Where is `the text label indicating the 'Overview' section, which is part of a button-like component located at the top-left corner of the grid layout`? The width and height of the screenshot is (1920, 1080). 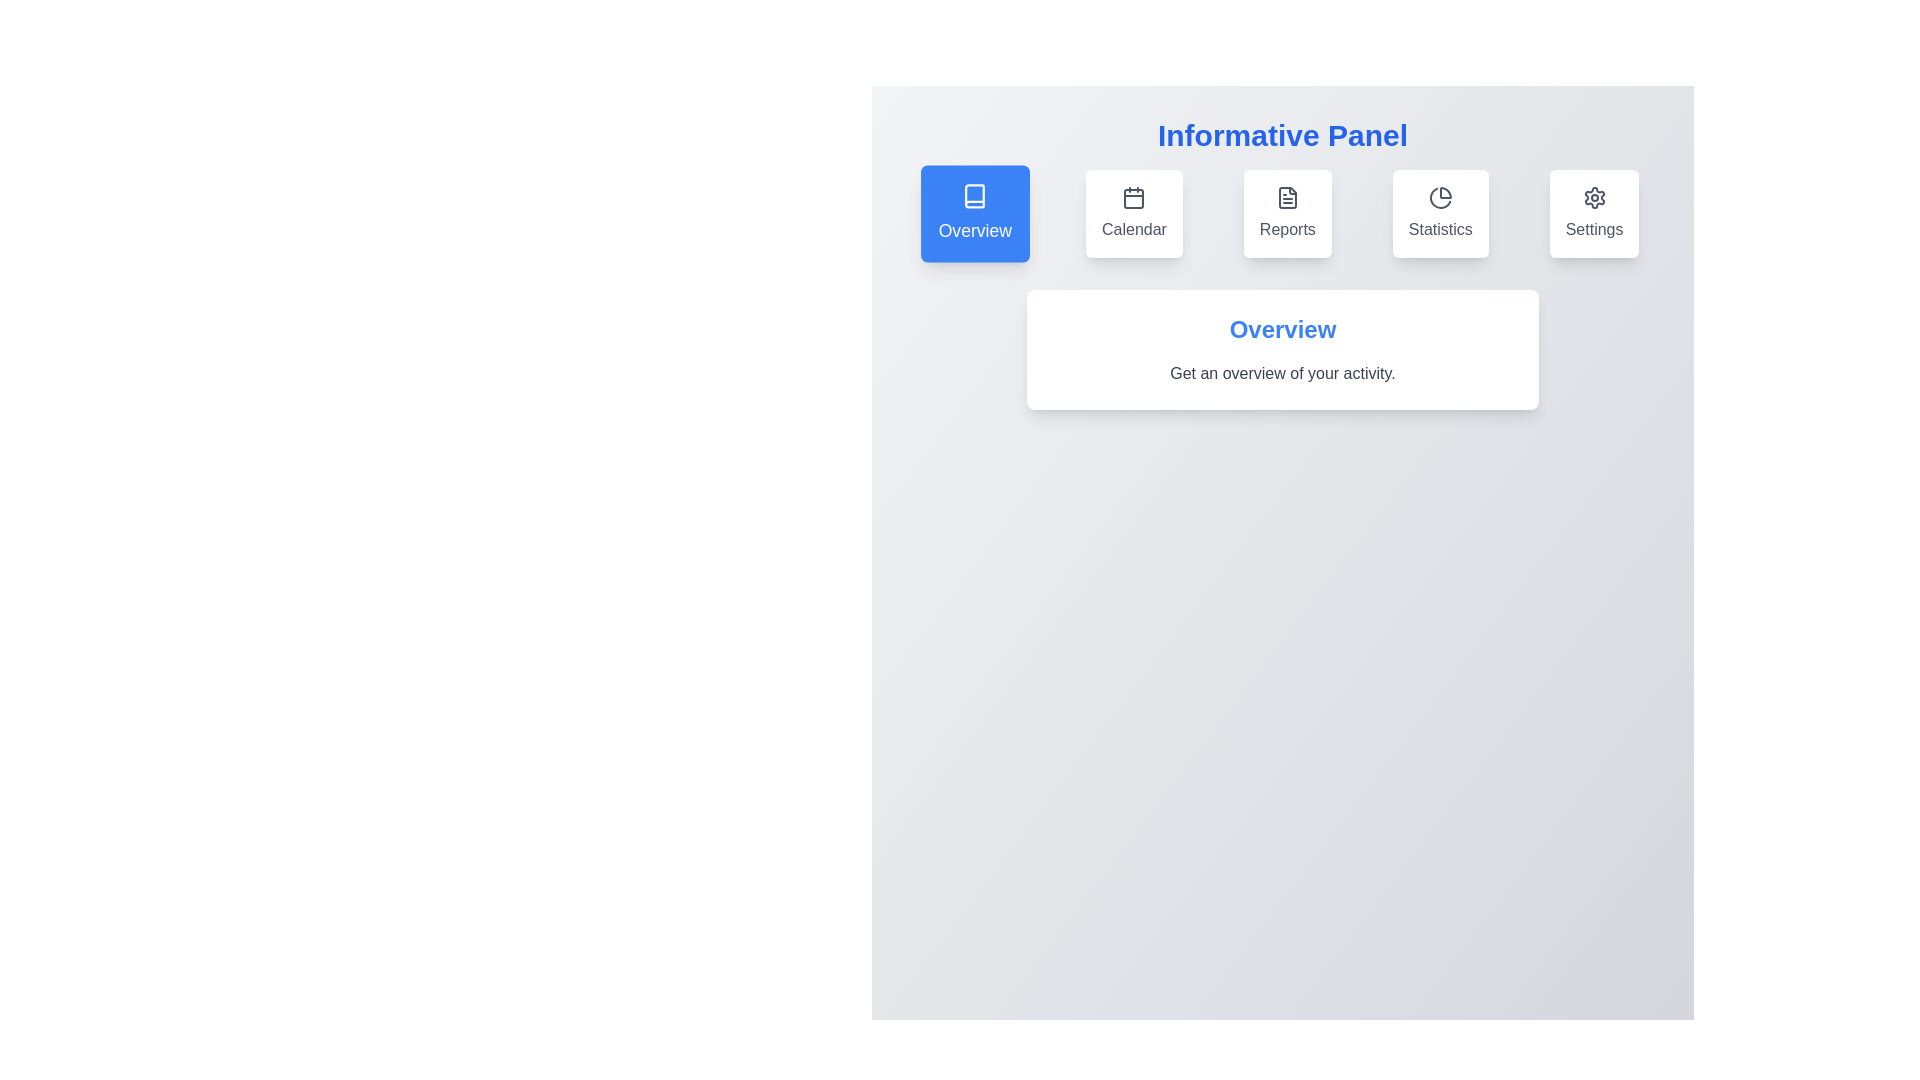 the text label indicating the 'Overview' section, which is part of a button-like component located at the top-left corner of the grid layout is located at coordinates (975, 230).